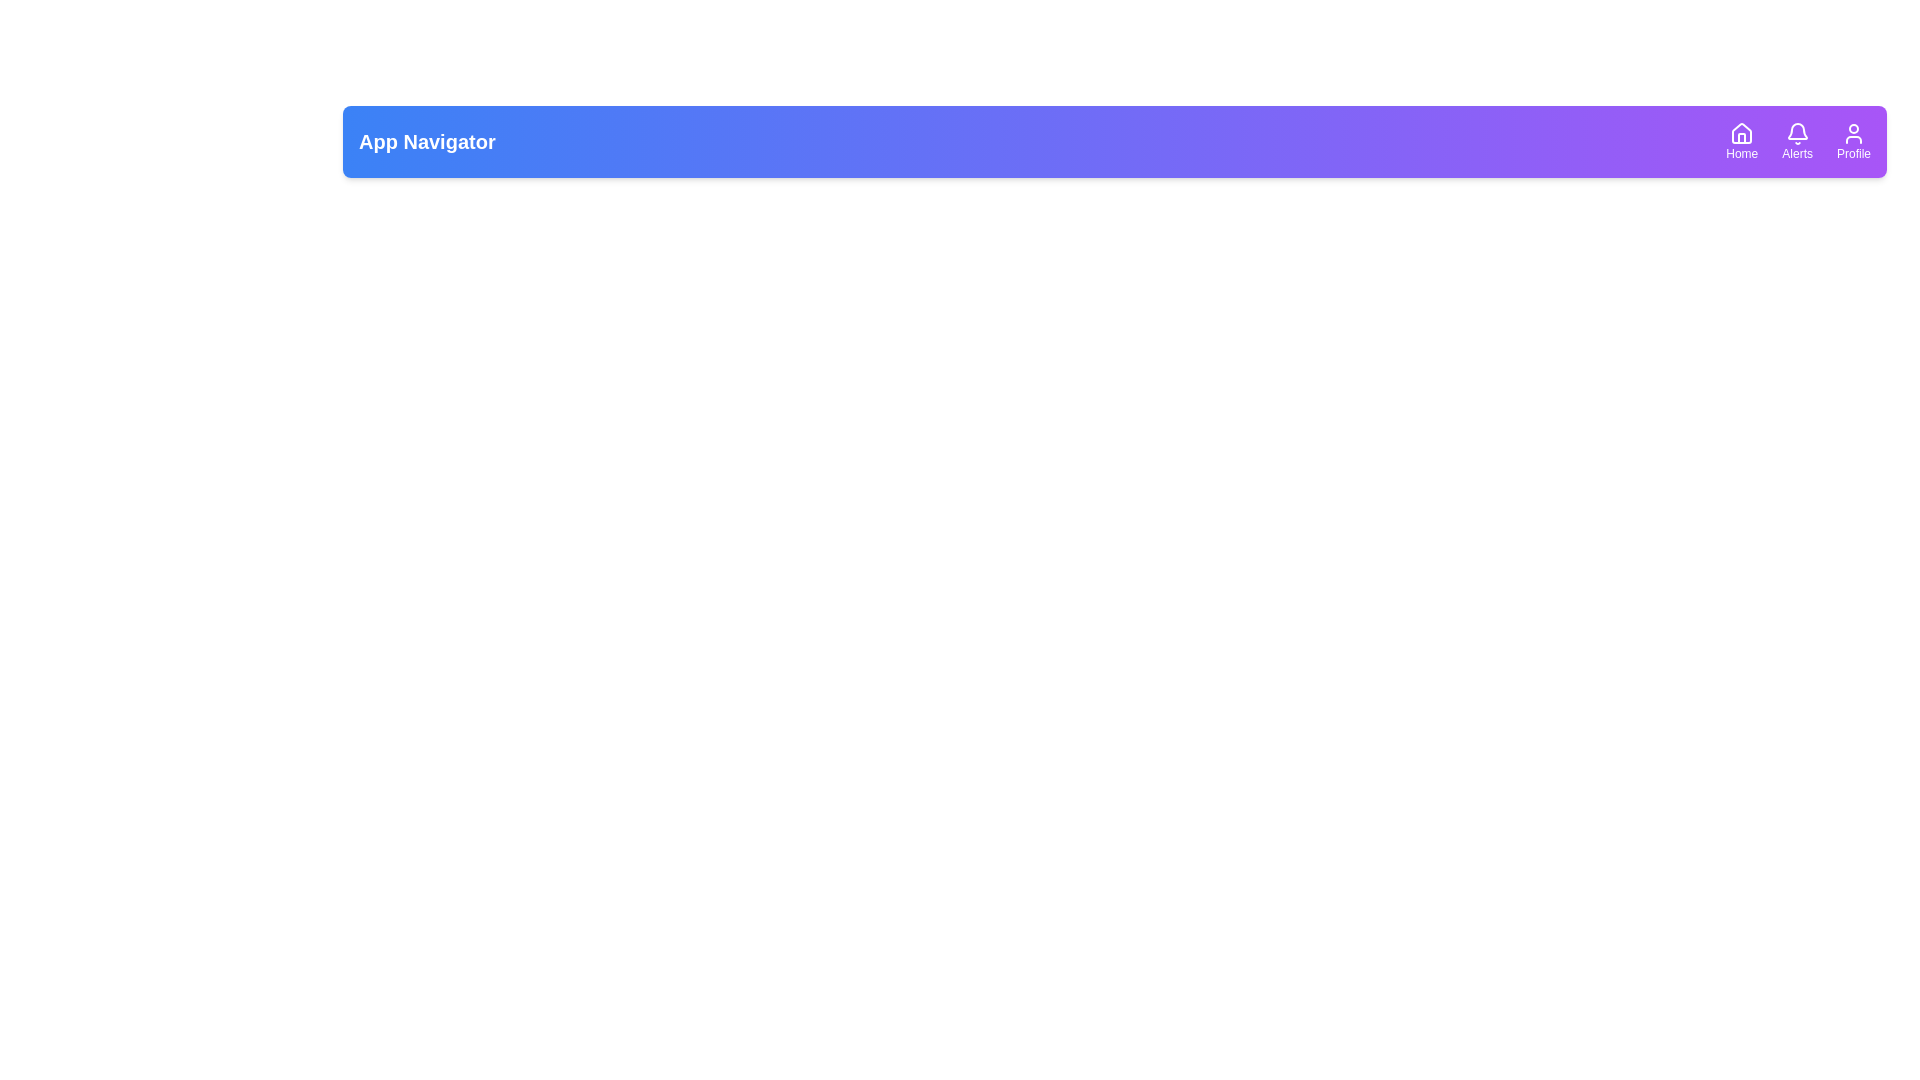 This screenshot has height=1080, width=1920. I want to click on the 'Home' icon located in the top-right corner of the navigation bar, immediately, so click(1741, 133).